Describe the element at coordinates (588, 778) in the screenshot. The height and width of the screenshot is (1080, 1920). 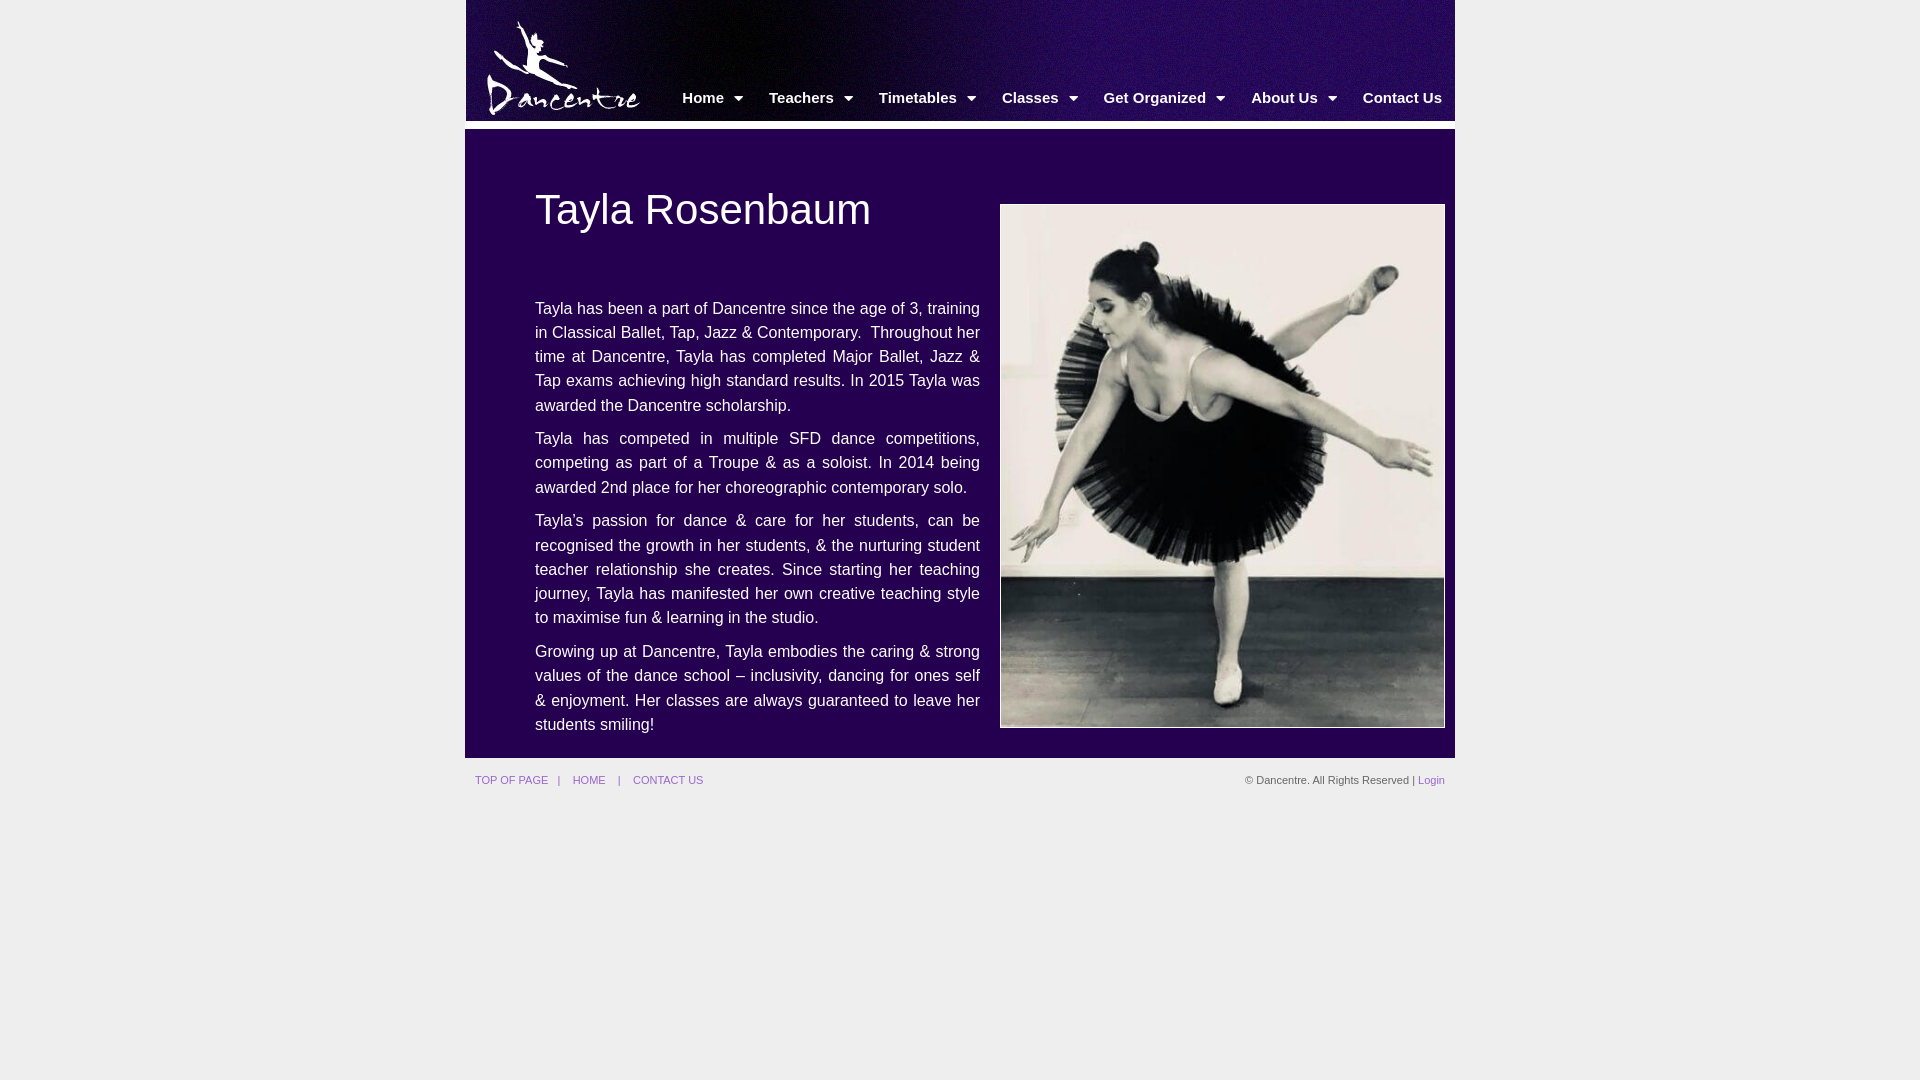
I see `'HOME'` at that location.